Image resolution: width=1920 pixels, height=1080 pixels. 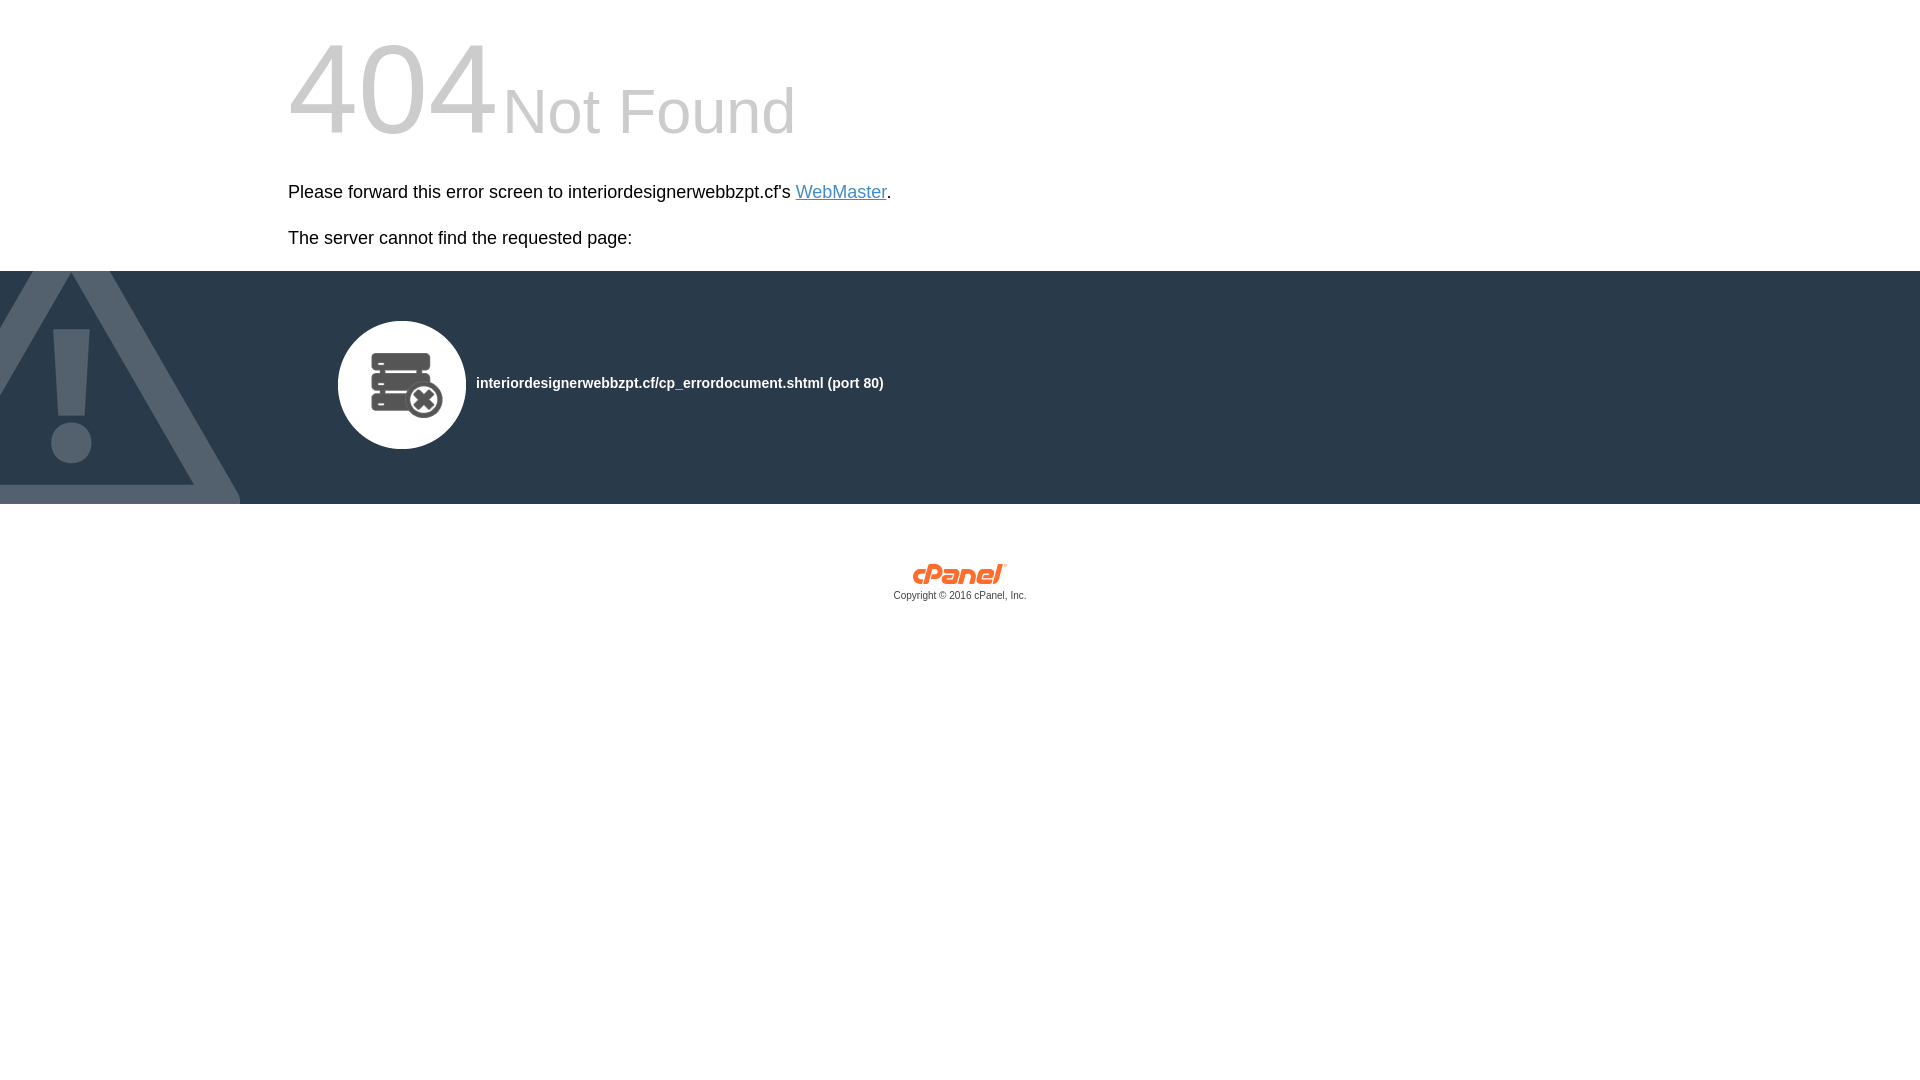 I want to click on 'WebMaster', so click(x=841, y=192).